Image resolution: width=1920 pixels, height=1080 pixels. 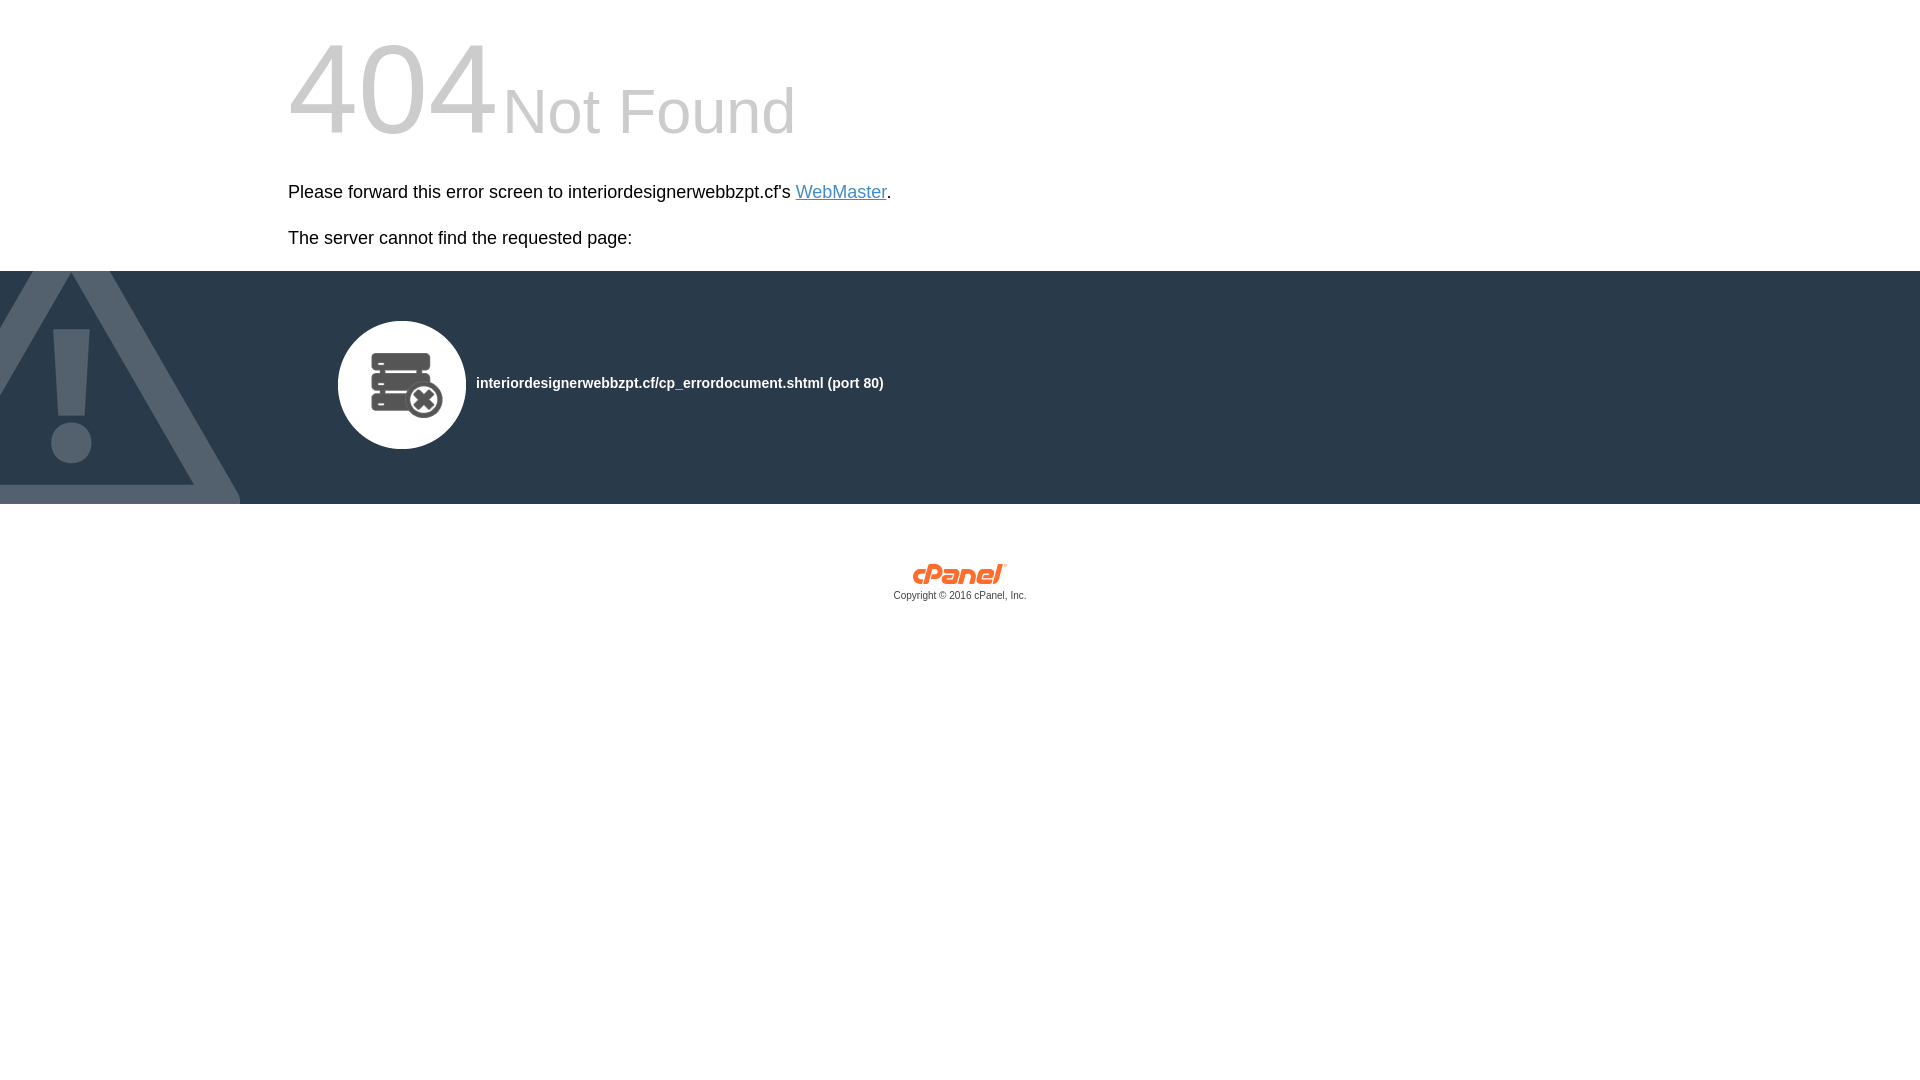 I want to click on 'WebMaster', so click(x=841, y=192).